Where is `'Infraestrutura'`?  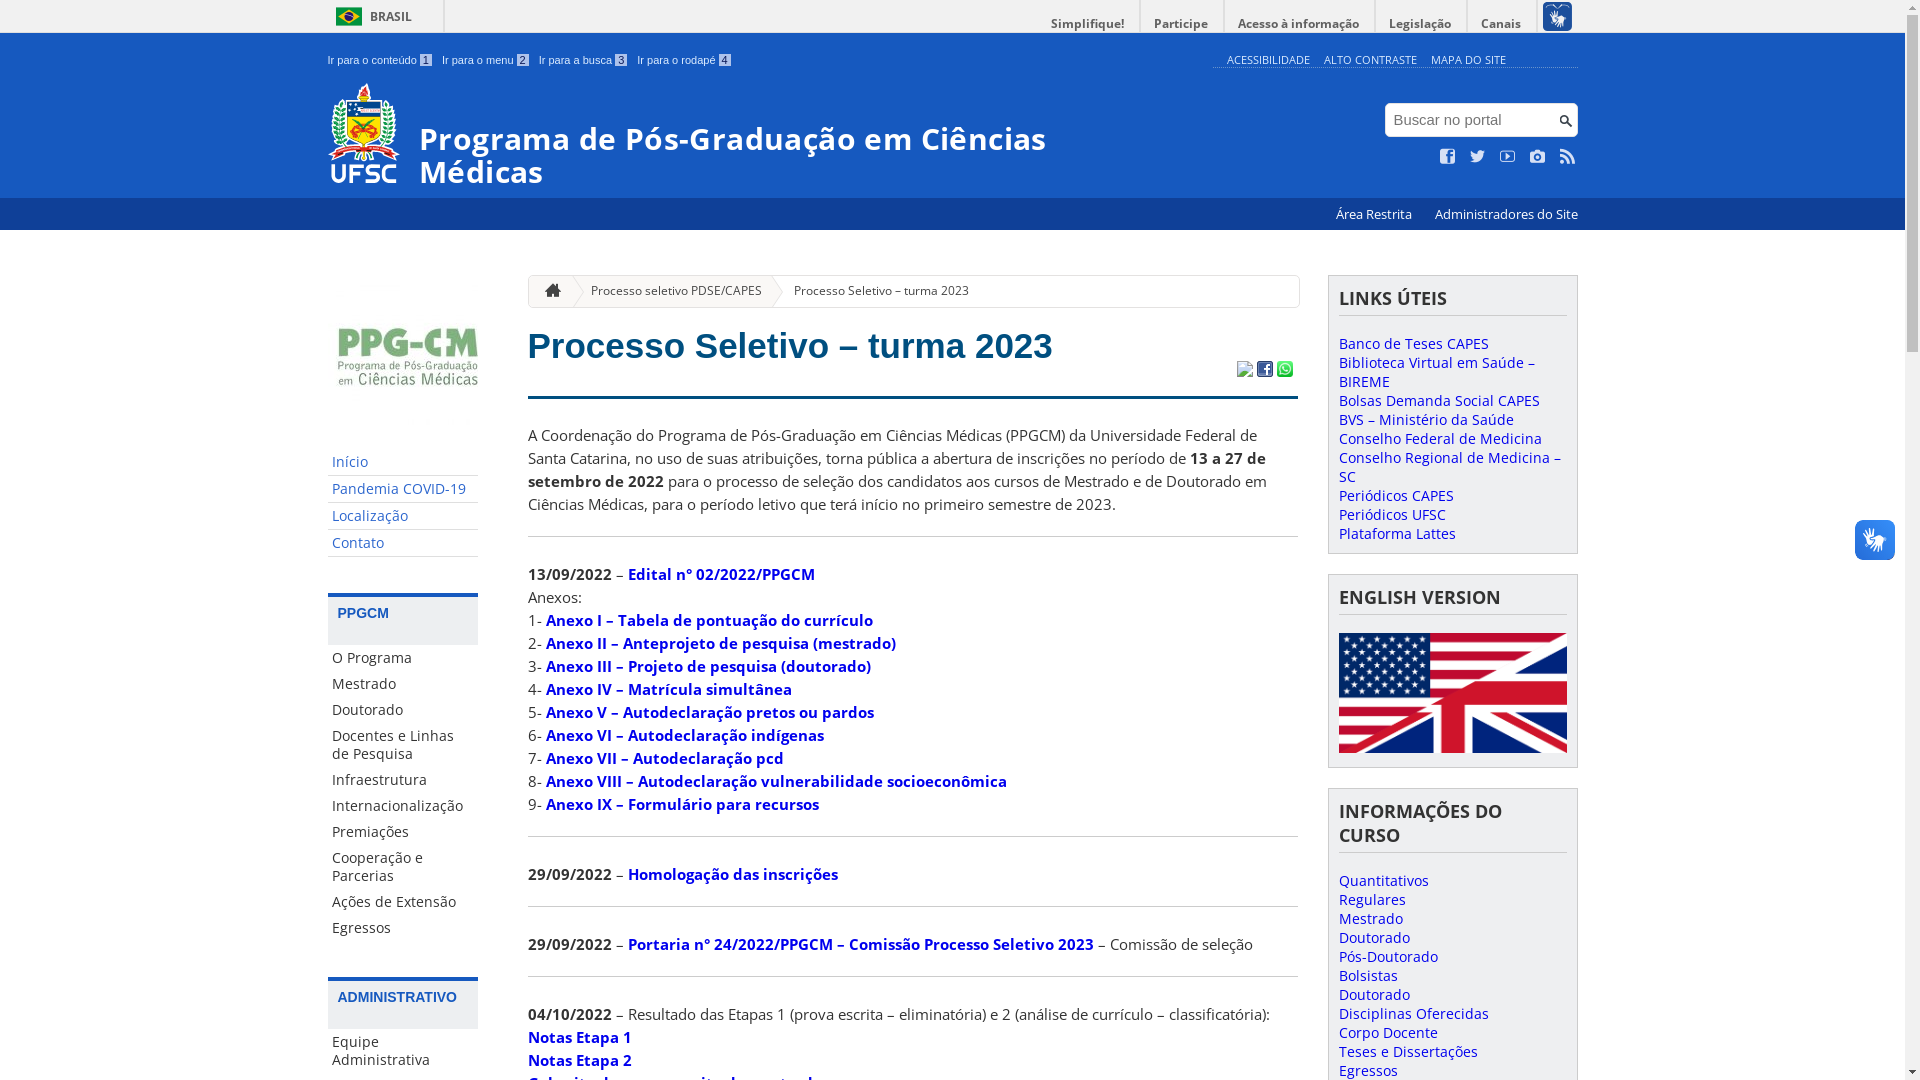
'Infraestrutura' is located at coordinates (402, 778).